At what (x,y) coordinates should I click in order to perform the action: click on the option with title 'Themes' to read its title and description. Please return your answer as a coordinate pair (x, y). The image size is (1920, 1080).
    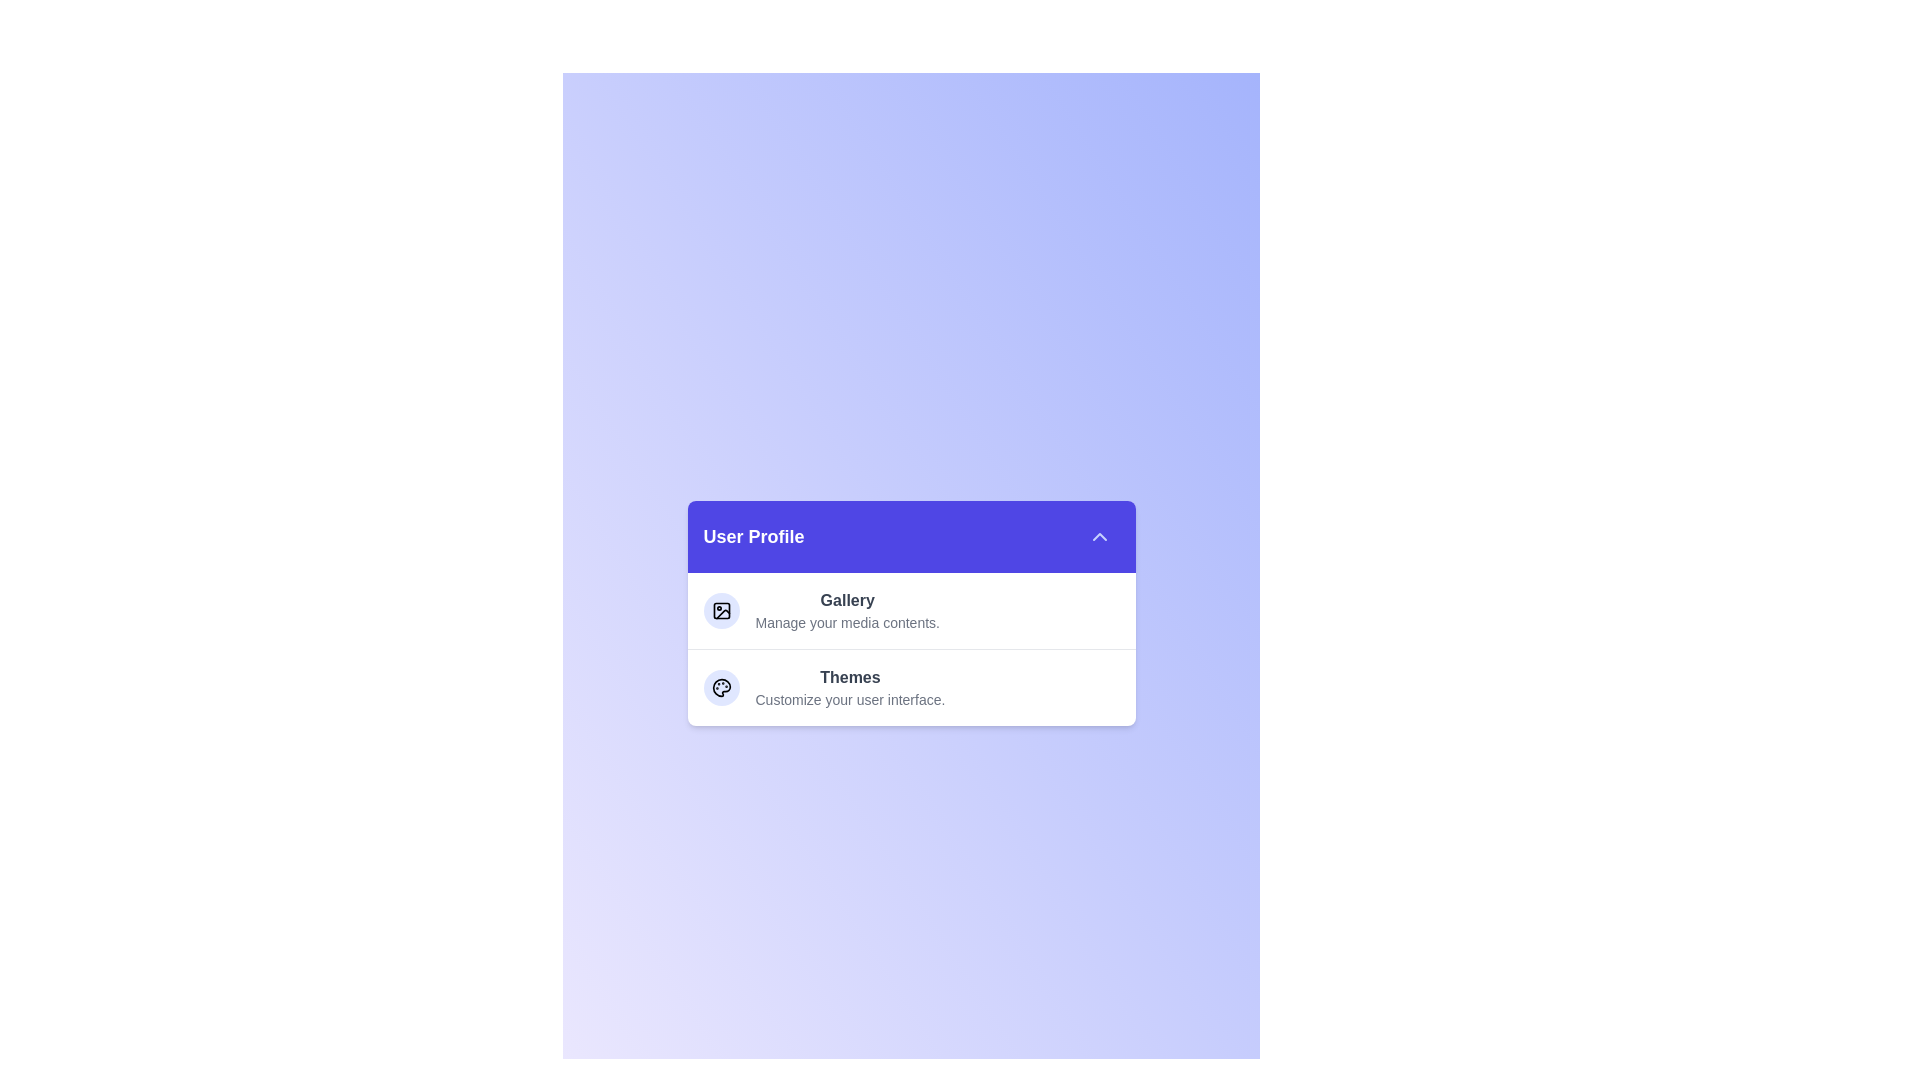
    Looking at the image, I should click on (910, 685).